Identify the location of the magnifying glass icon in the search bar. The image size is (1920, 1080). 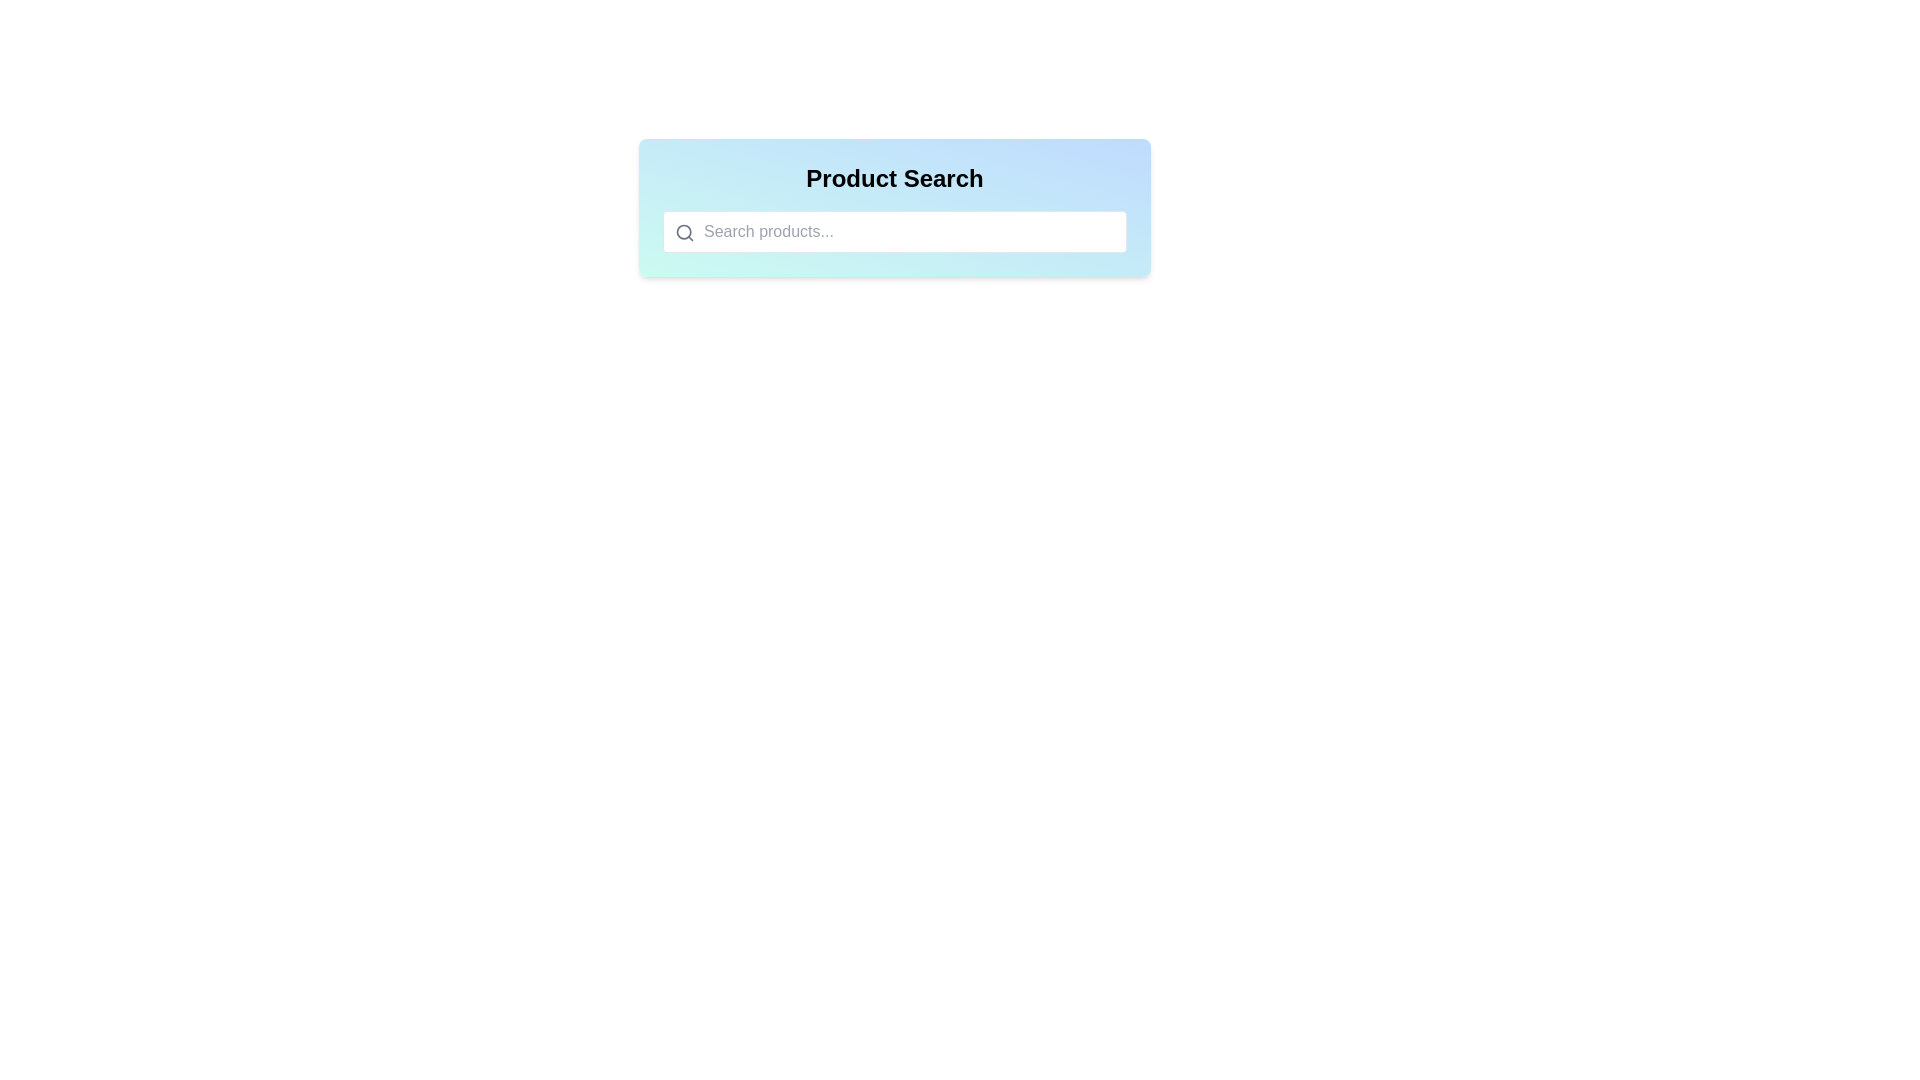
(685, 231).